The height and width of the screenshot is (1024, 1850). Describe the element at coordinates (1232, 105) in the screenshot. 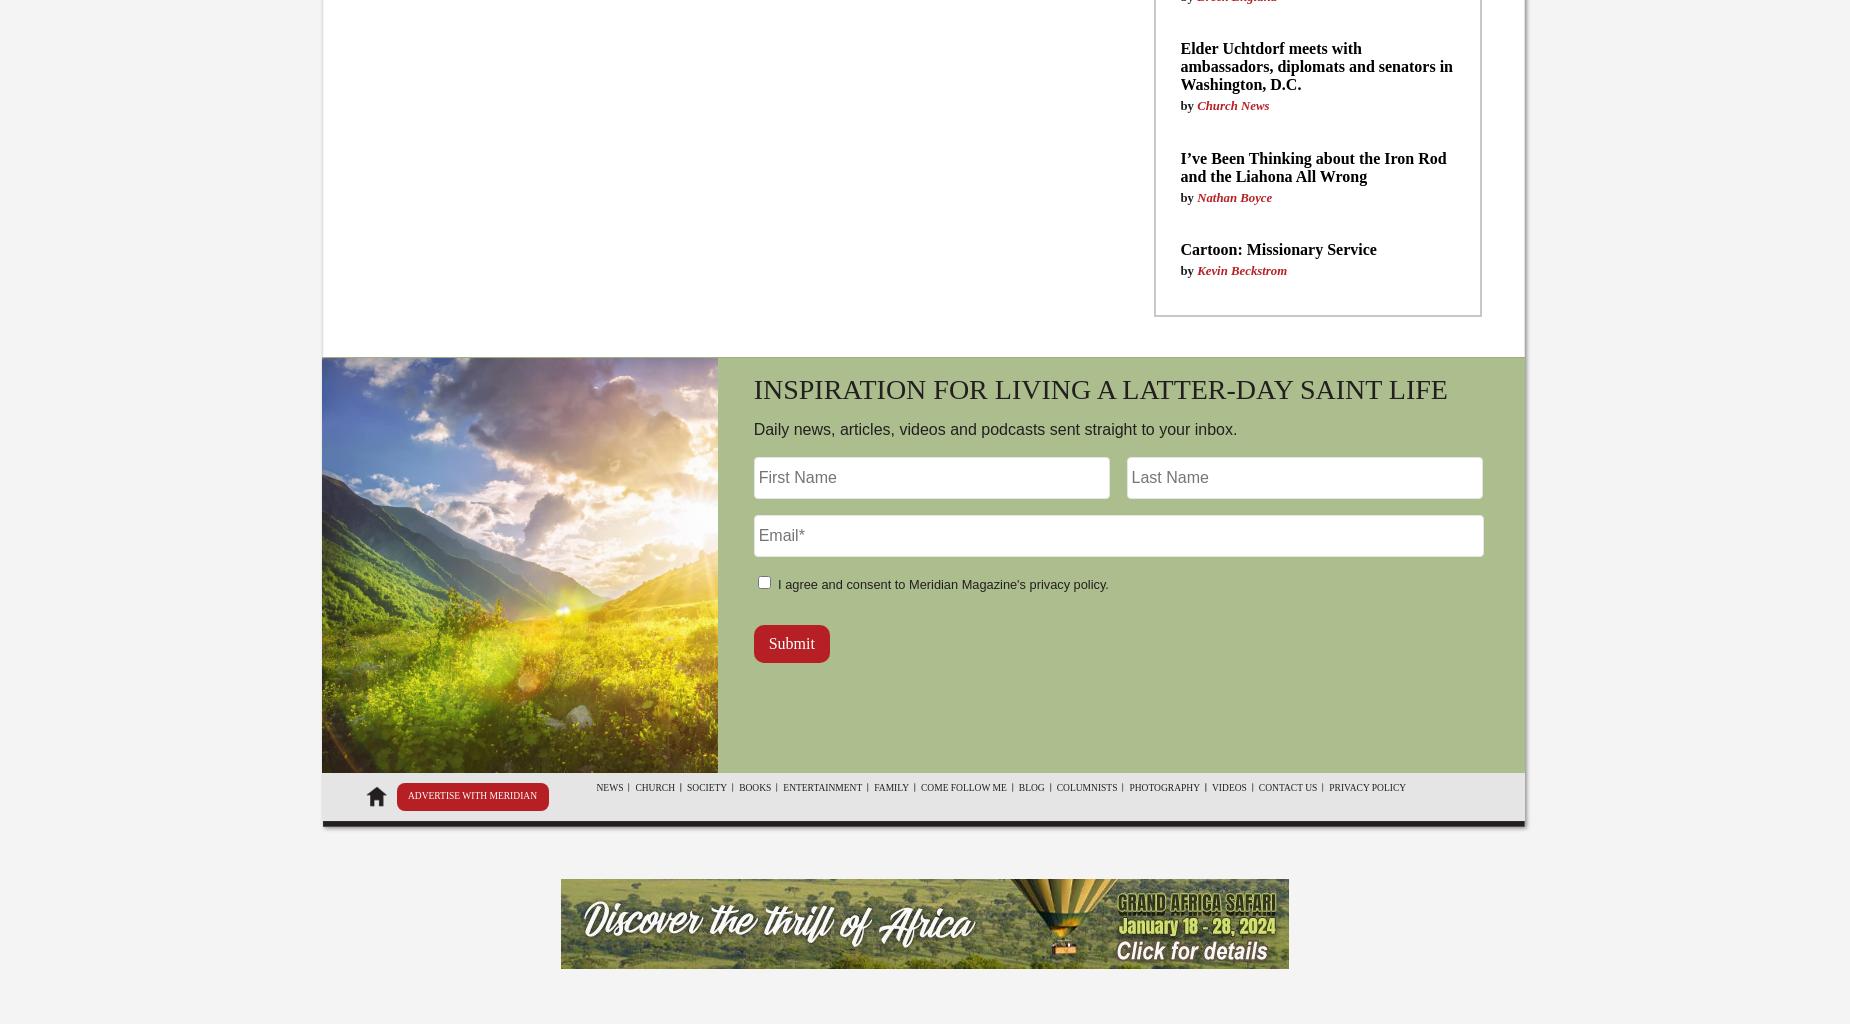

I see `'Church News'` at that location.